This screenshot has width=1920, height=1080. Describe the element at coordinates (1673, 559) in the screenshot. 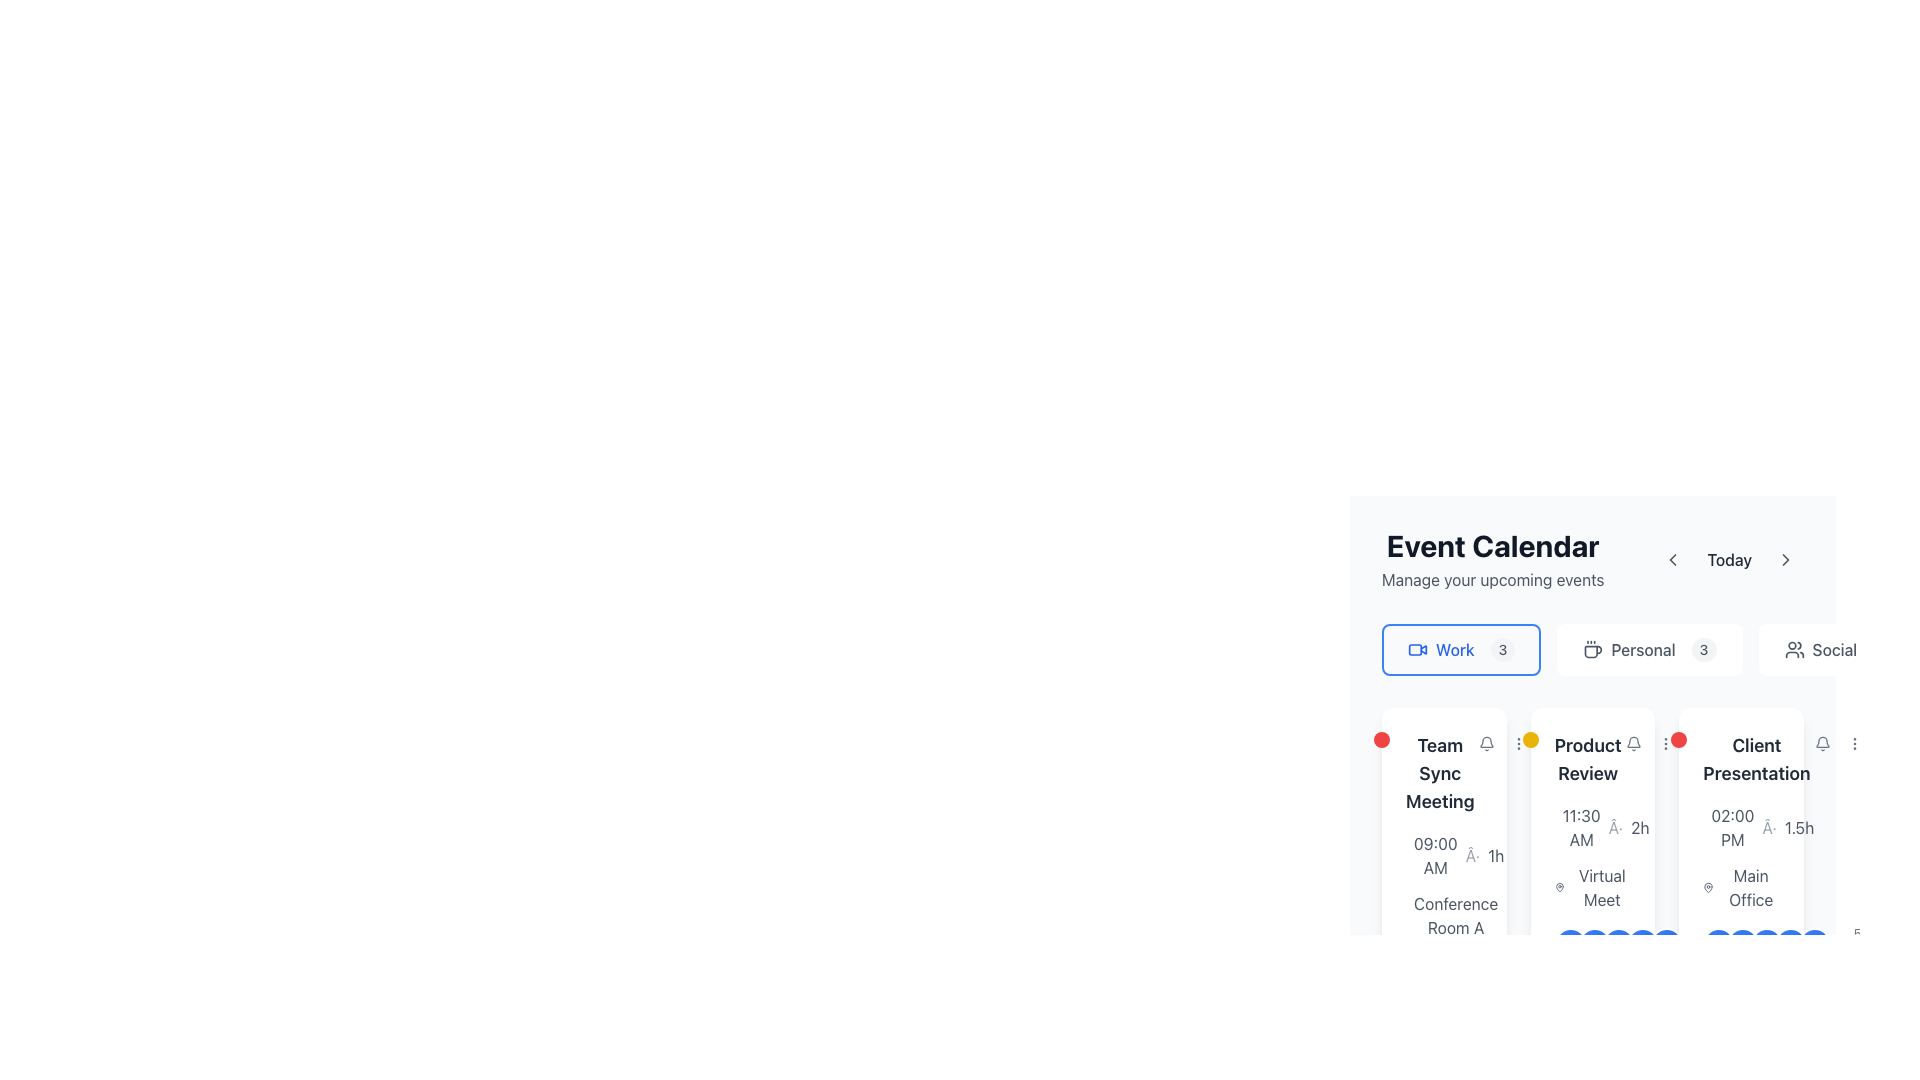

I see `the first circular button in the top-right section of the interface, which is used for backward navigation in a calendar view` at that location.